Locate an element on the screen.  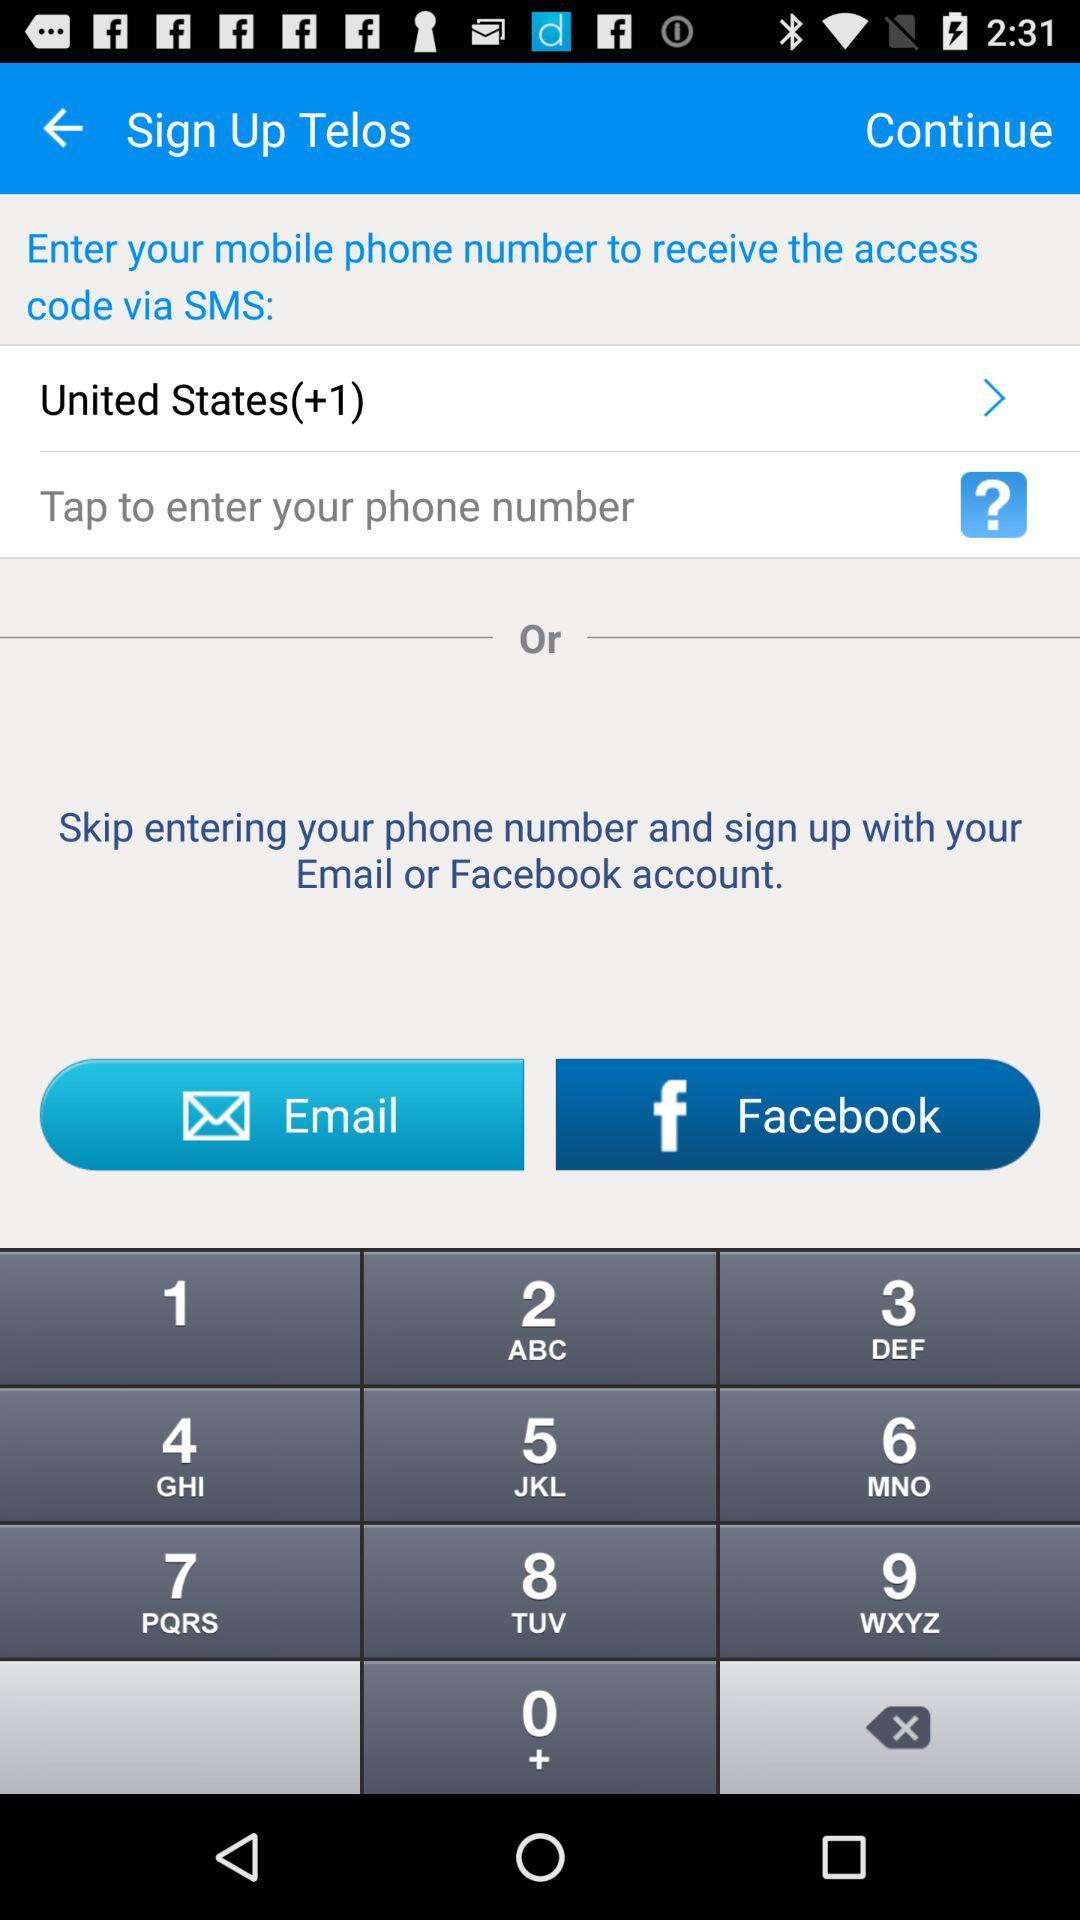
the more icon is located at coordinates (540, 1555).